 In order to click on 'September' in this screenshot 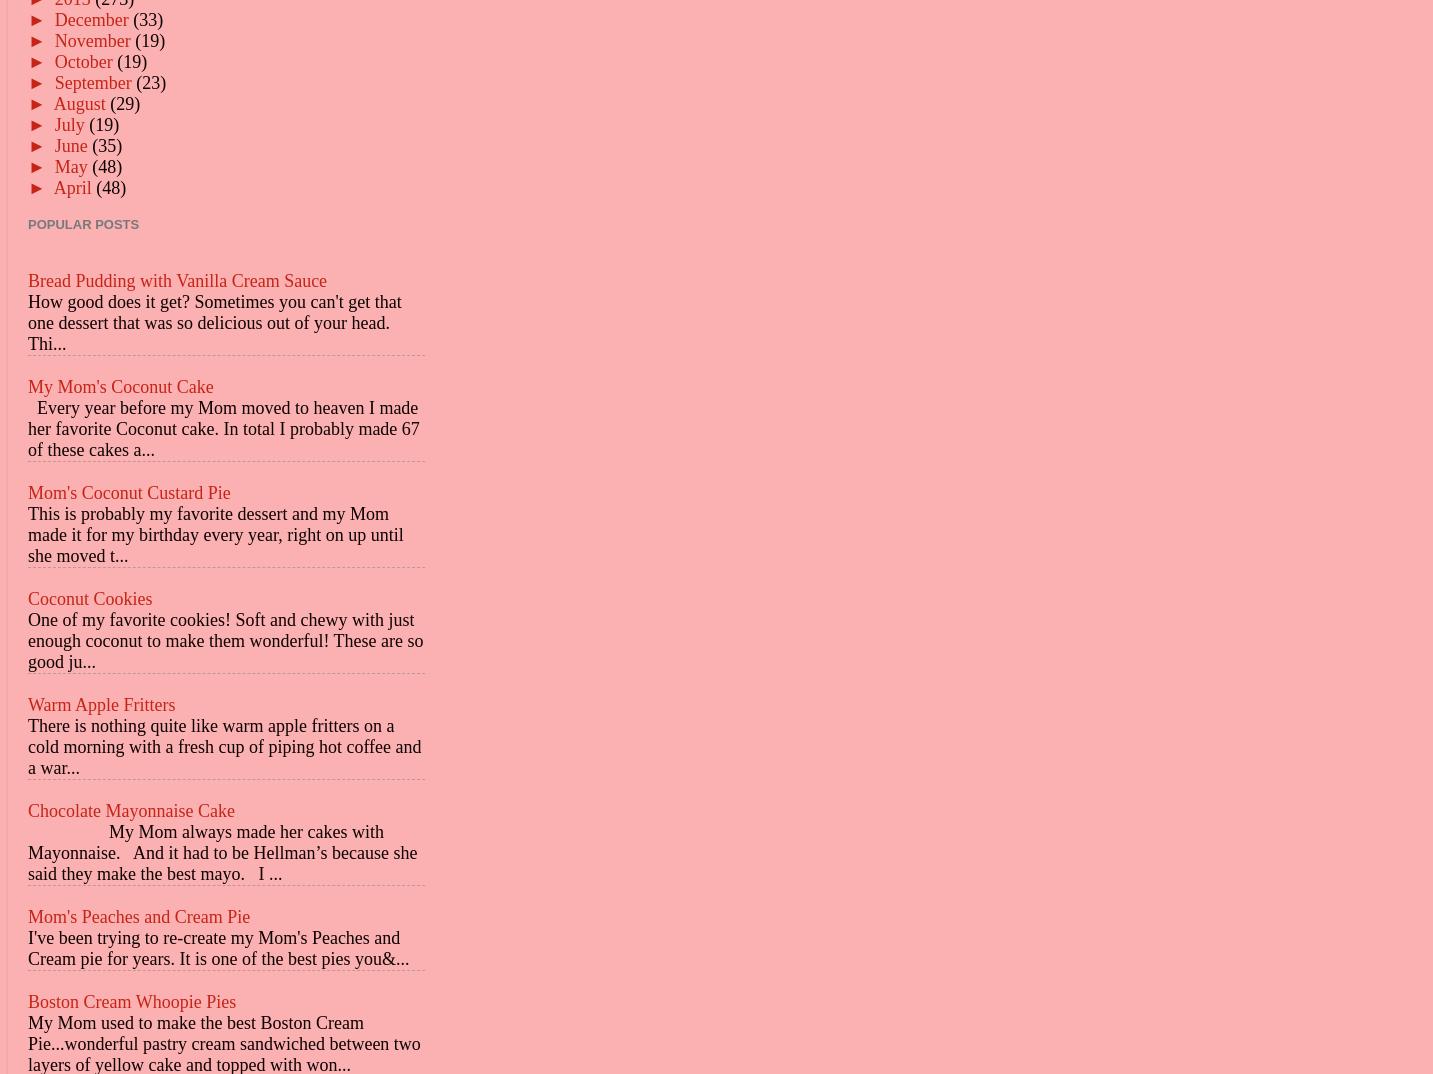, I will do `click(94, 82)`.